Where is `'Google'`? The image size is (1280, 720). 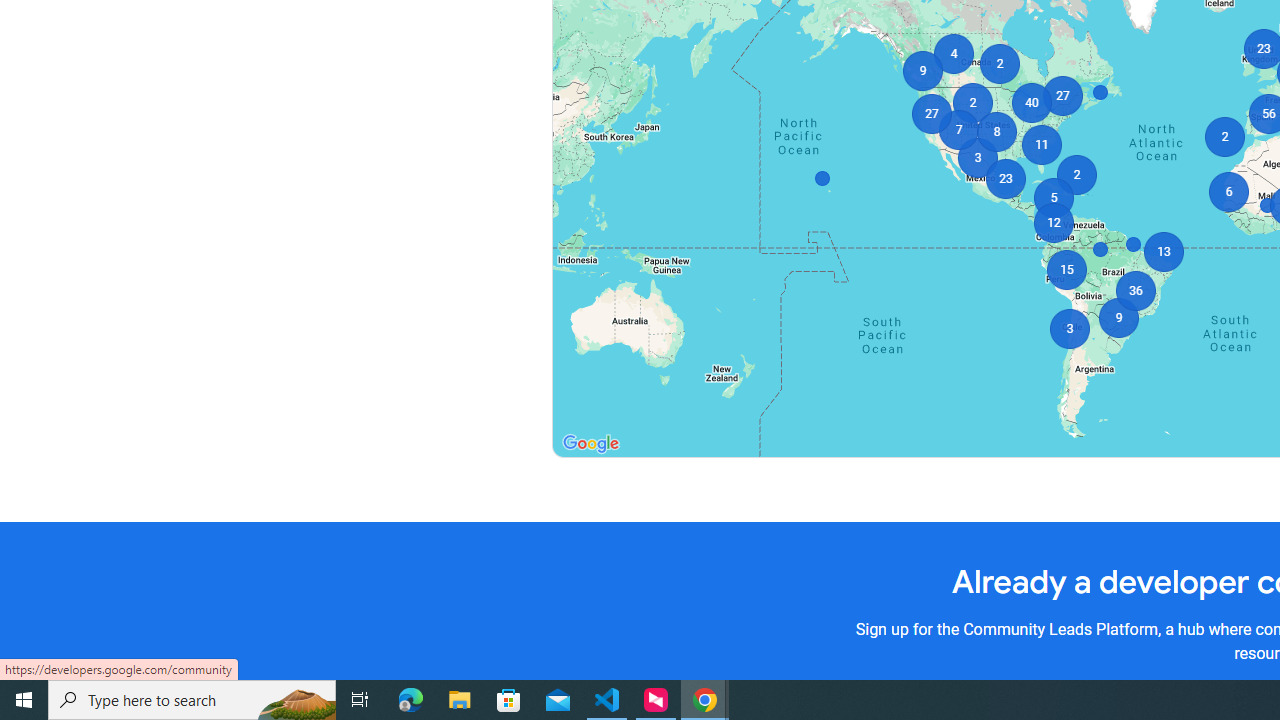
'Google' is located at coordinates (589, 443).